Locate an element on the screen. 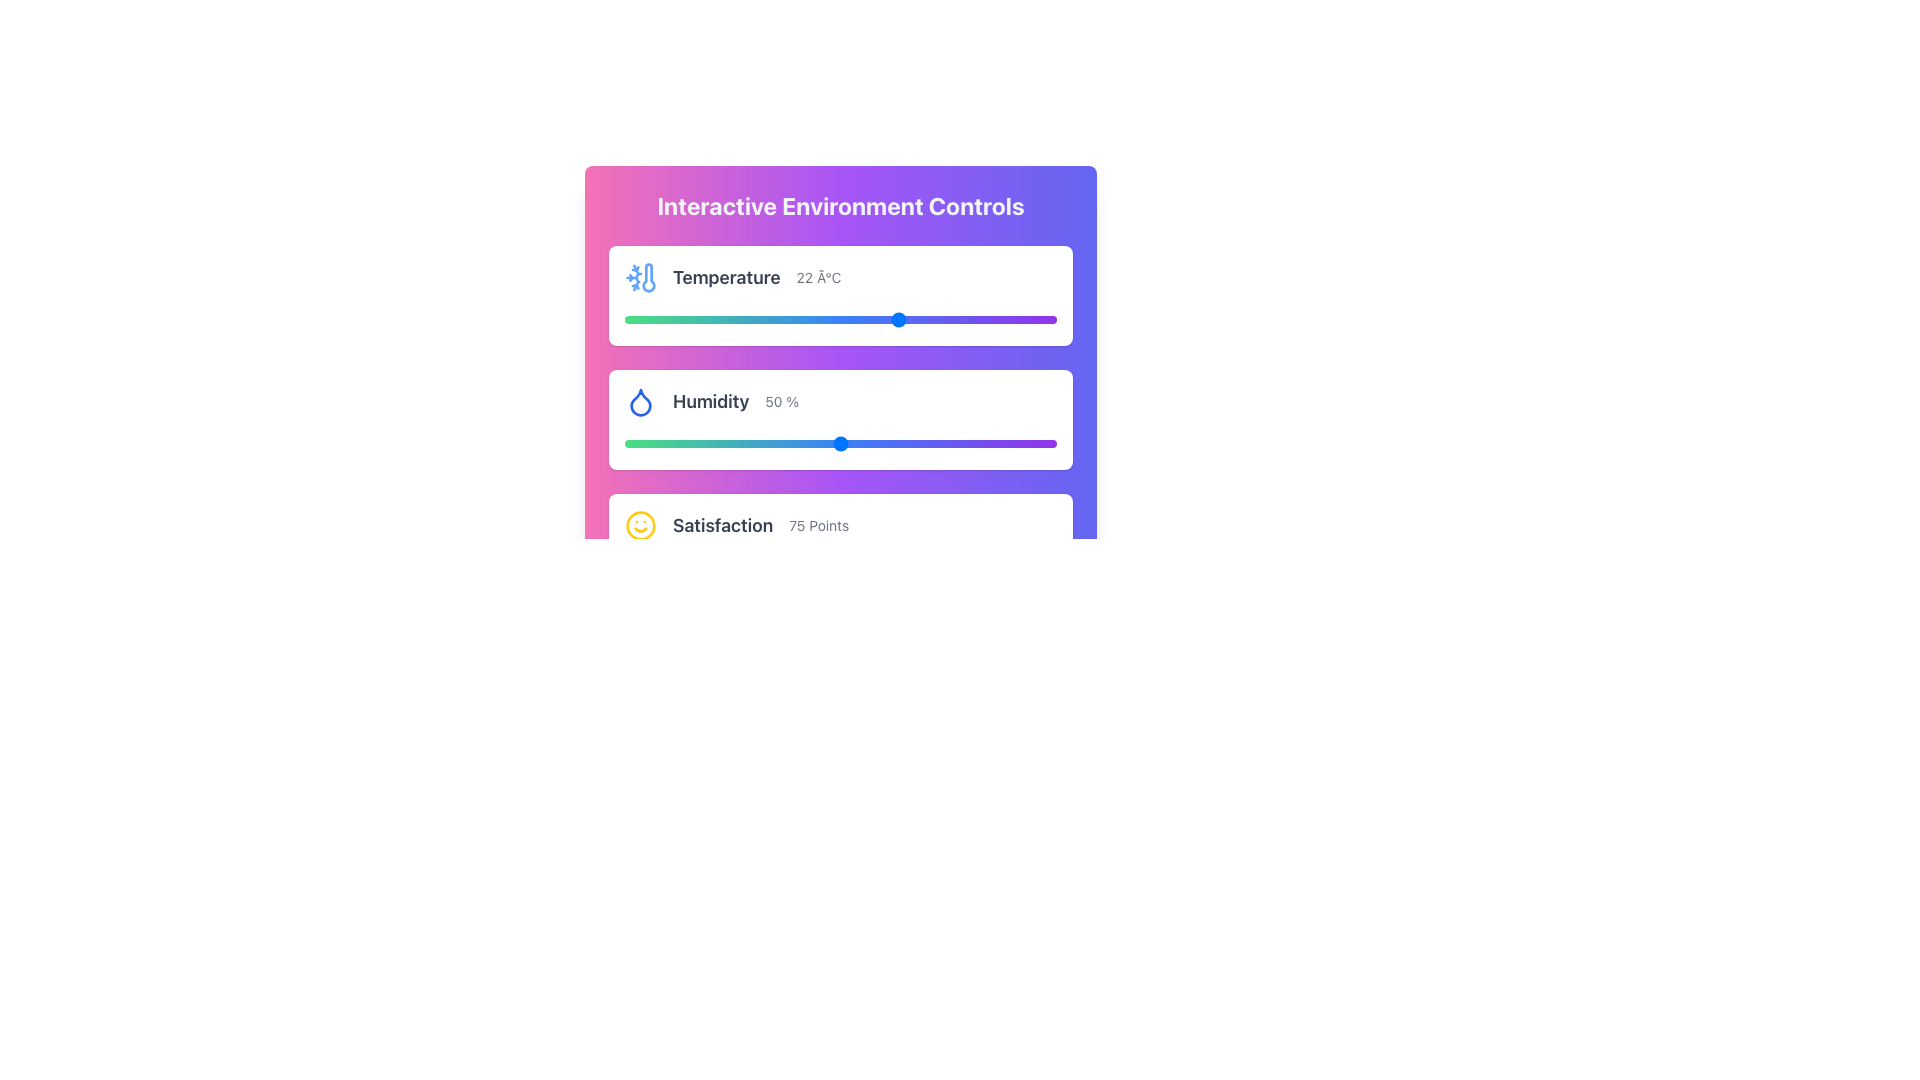 The height and width of the screenshot is (1080, 1920). the sliders on the control panel for environmental settings, which is a prominent card element centered within the interface is located at coordinates (840, 392).